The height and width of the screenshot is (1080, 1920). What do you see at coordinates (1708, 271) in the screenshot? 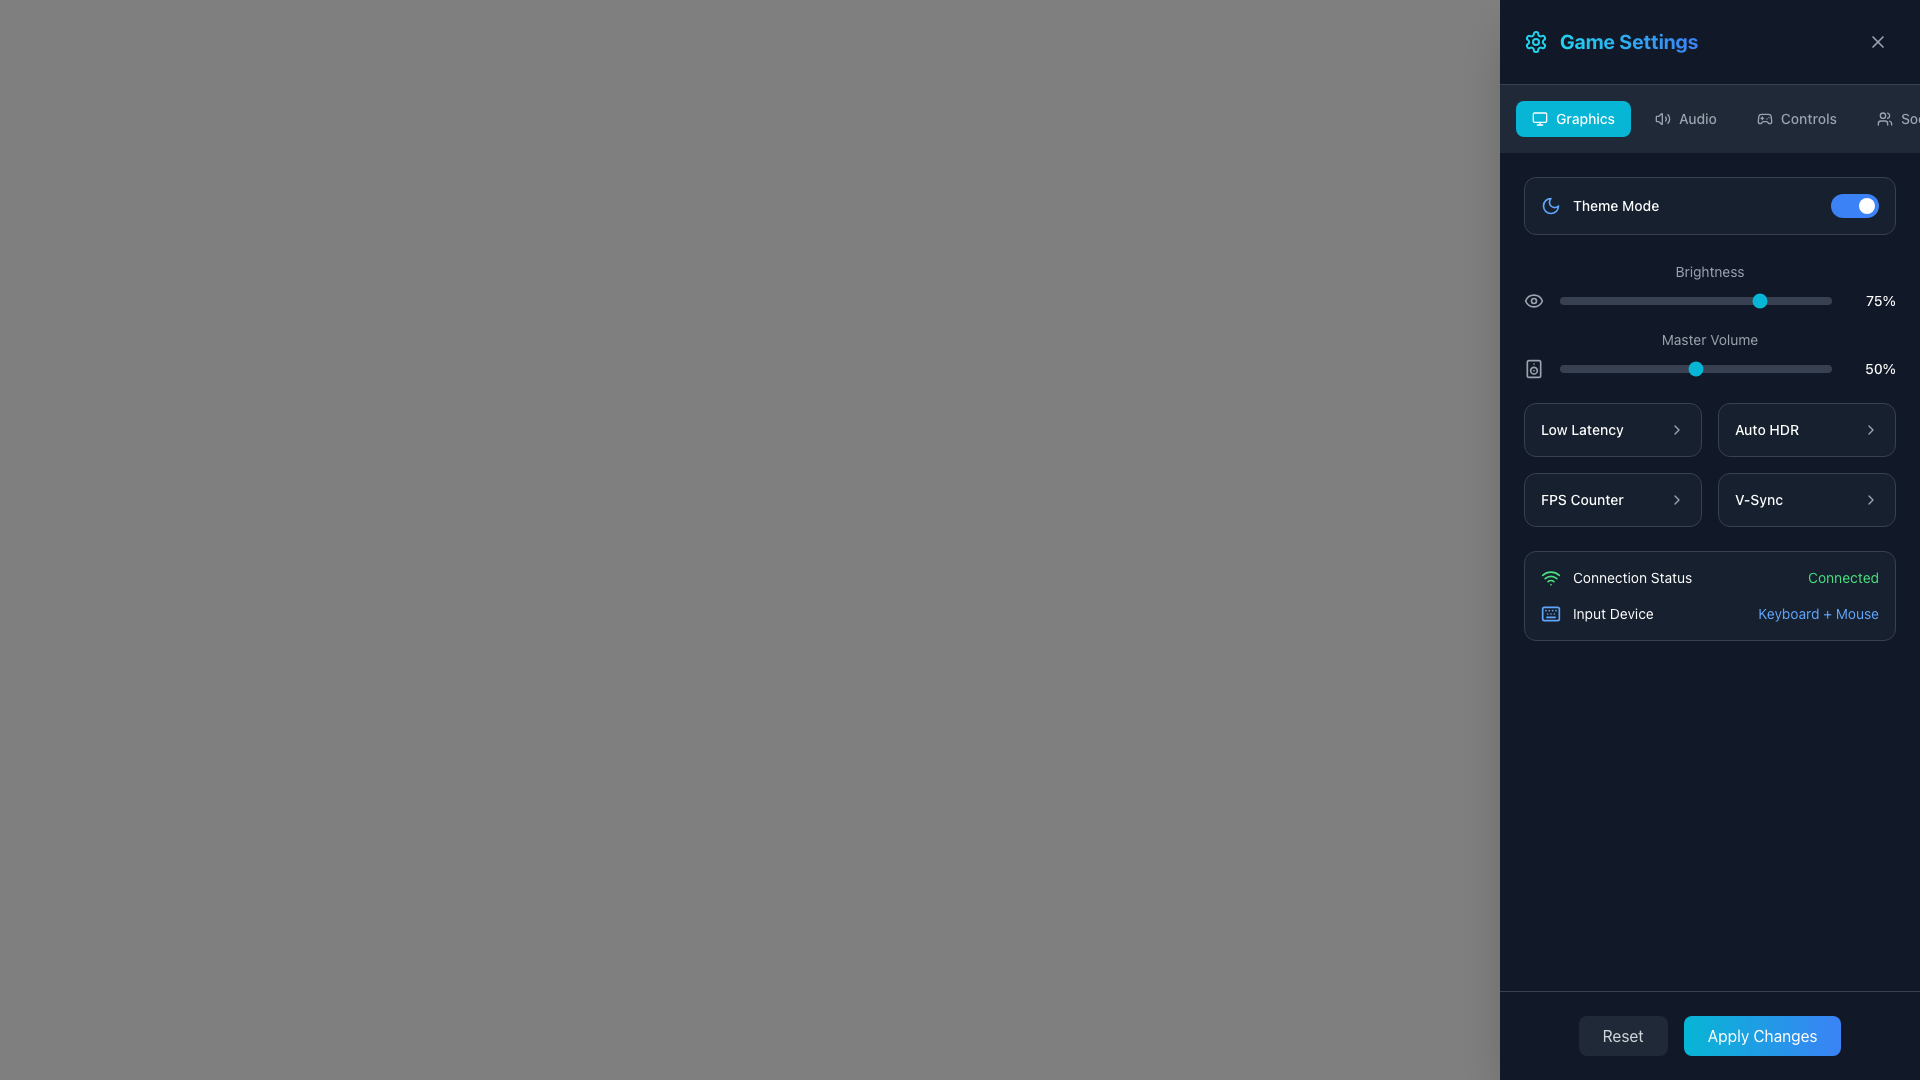
I see `the informative text label that serves as a descriptor for the associated slider control, which is positioned directly above the slider indicating '75%'` at bounding box center [1708, 271].